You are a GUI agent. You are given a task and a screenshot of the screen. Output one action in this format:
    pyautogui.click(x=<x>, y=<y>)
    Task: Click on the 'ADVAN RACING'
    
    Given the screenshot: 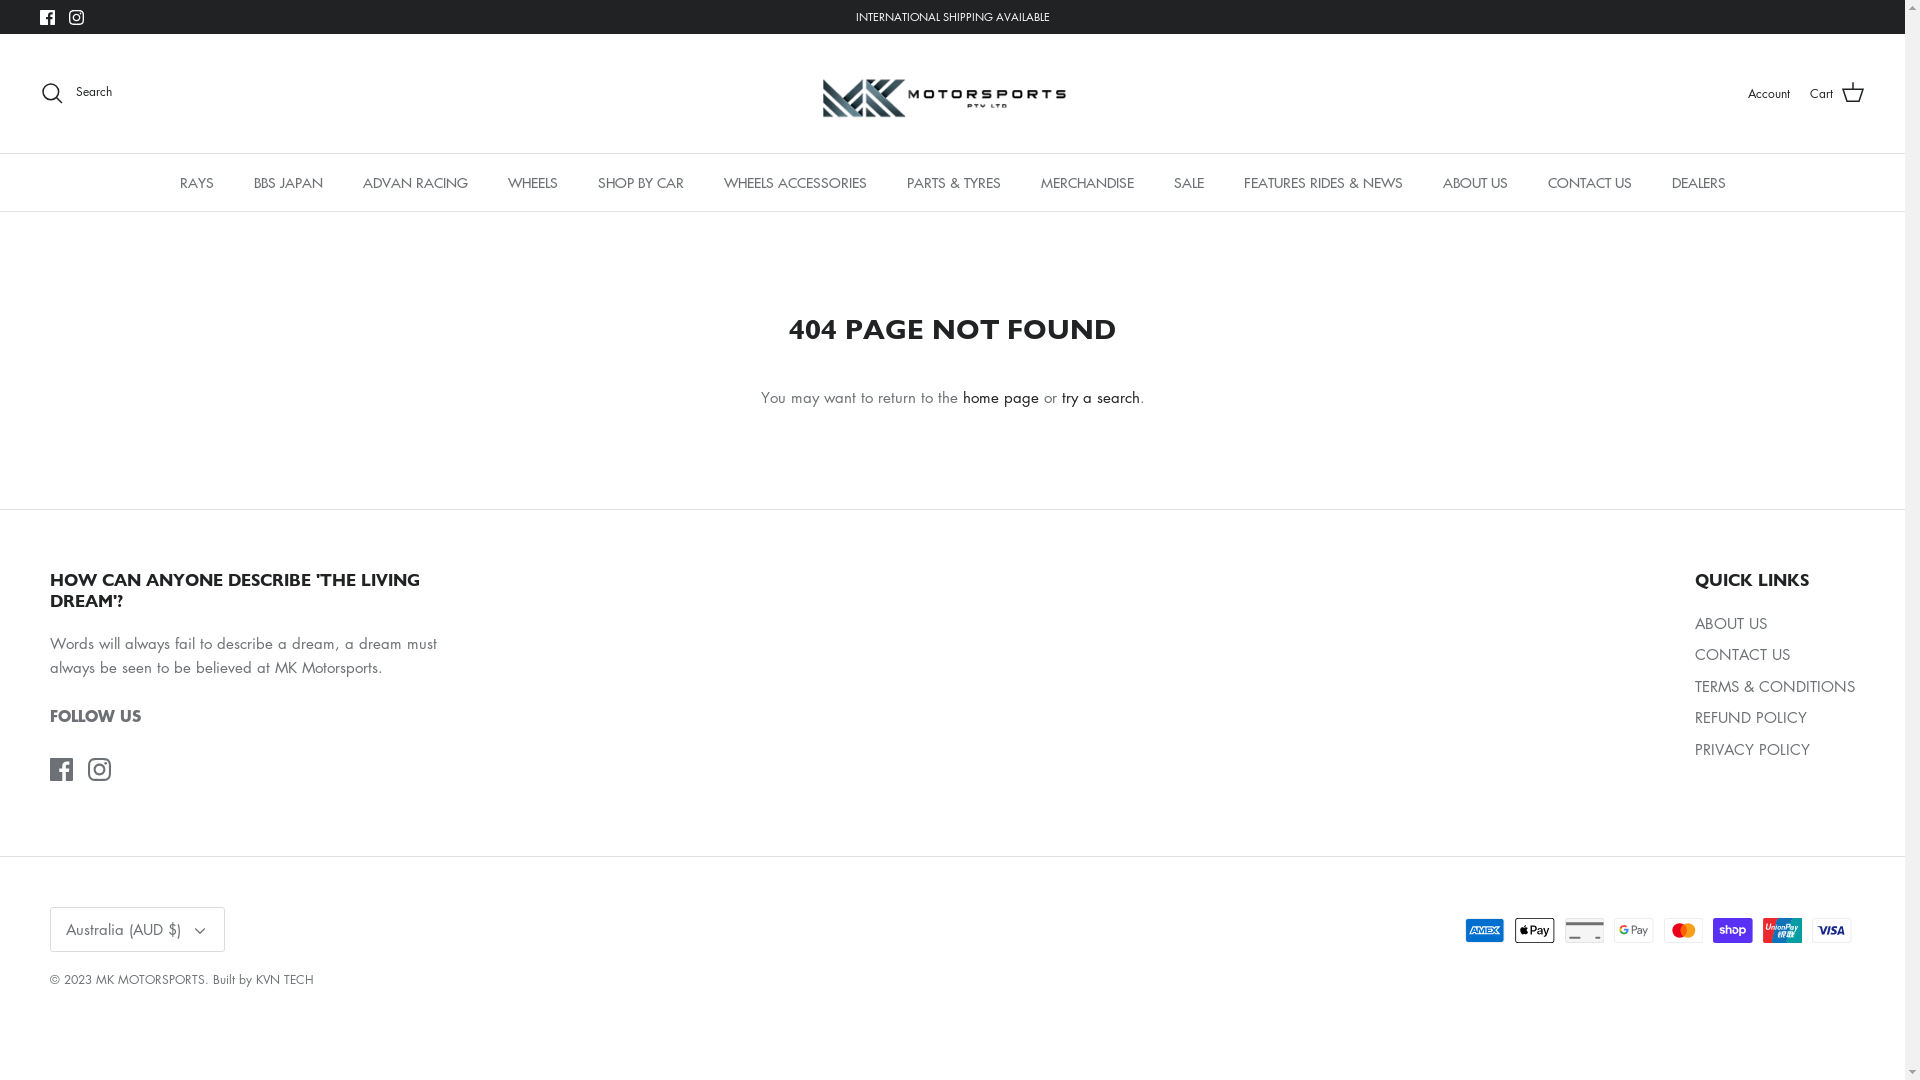 What is the action you would take?
    pyautogui.click(x=413, y=182)
    